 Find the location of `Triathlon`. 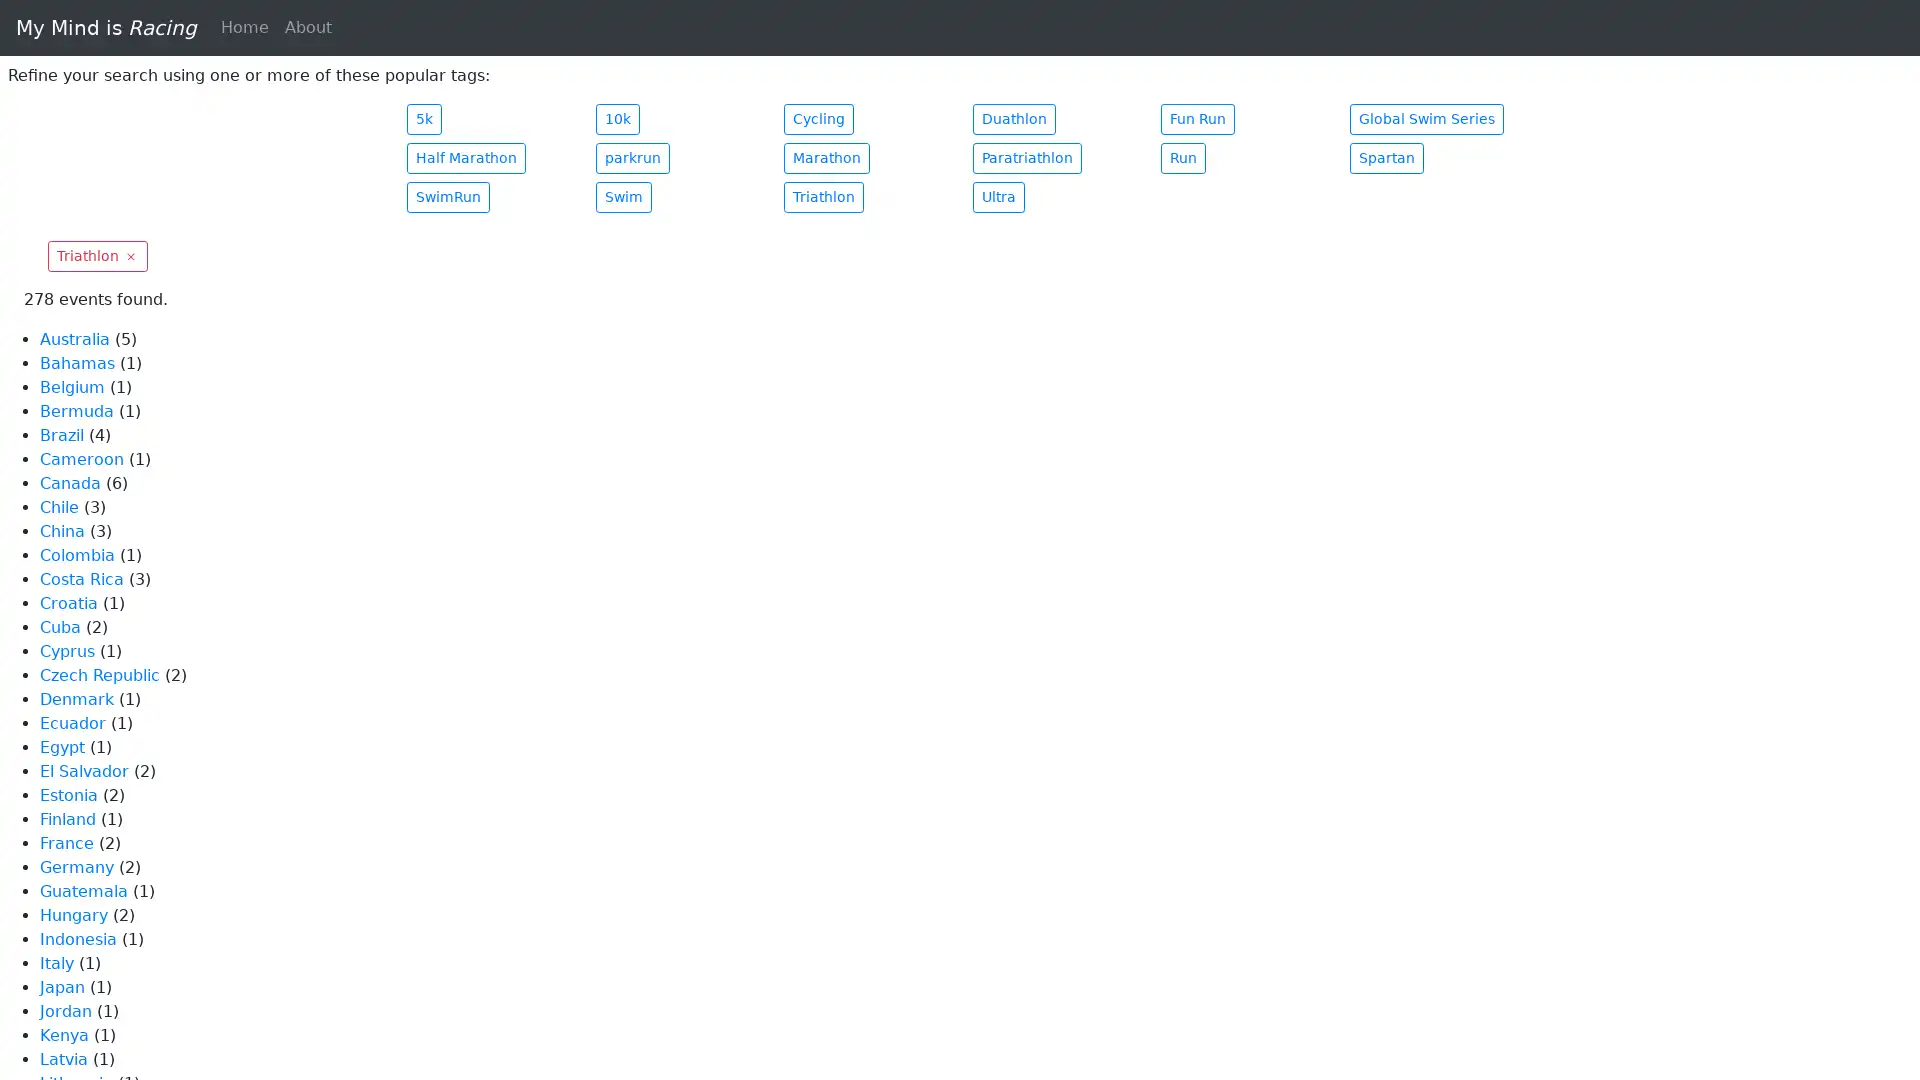

Triathlon is located at coordinates (824, 197).